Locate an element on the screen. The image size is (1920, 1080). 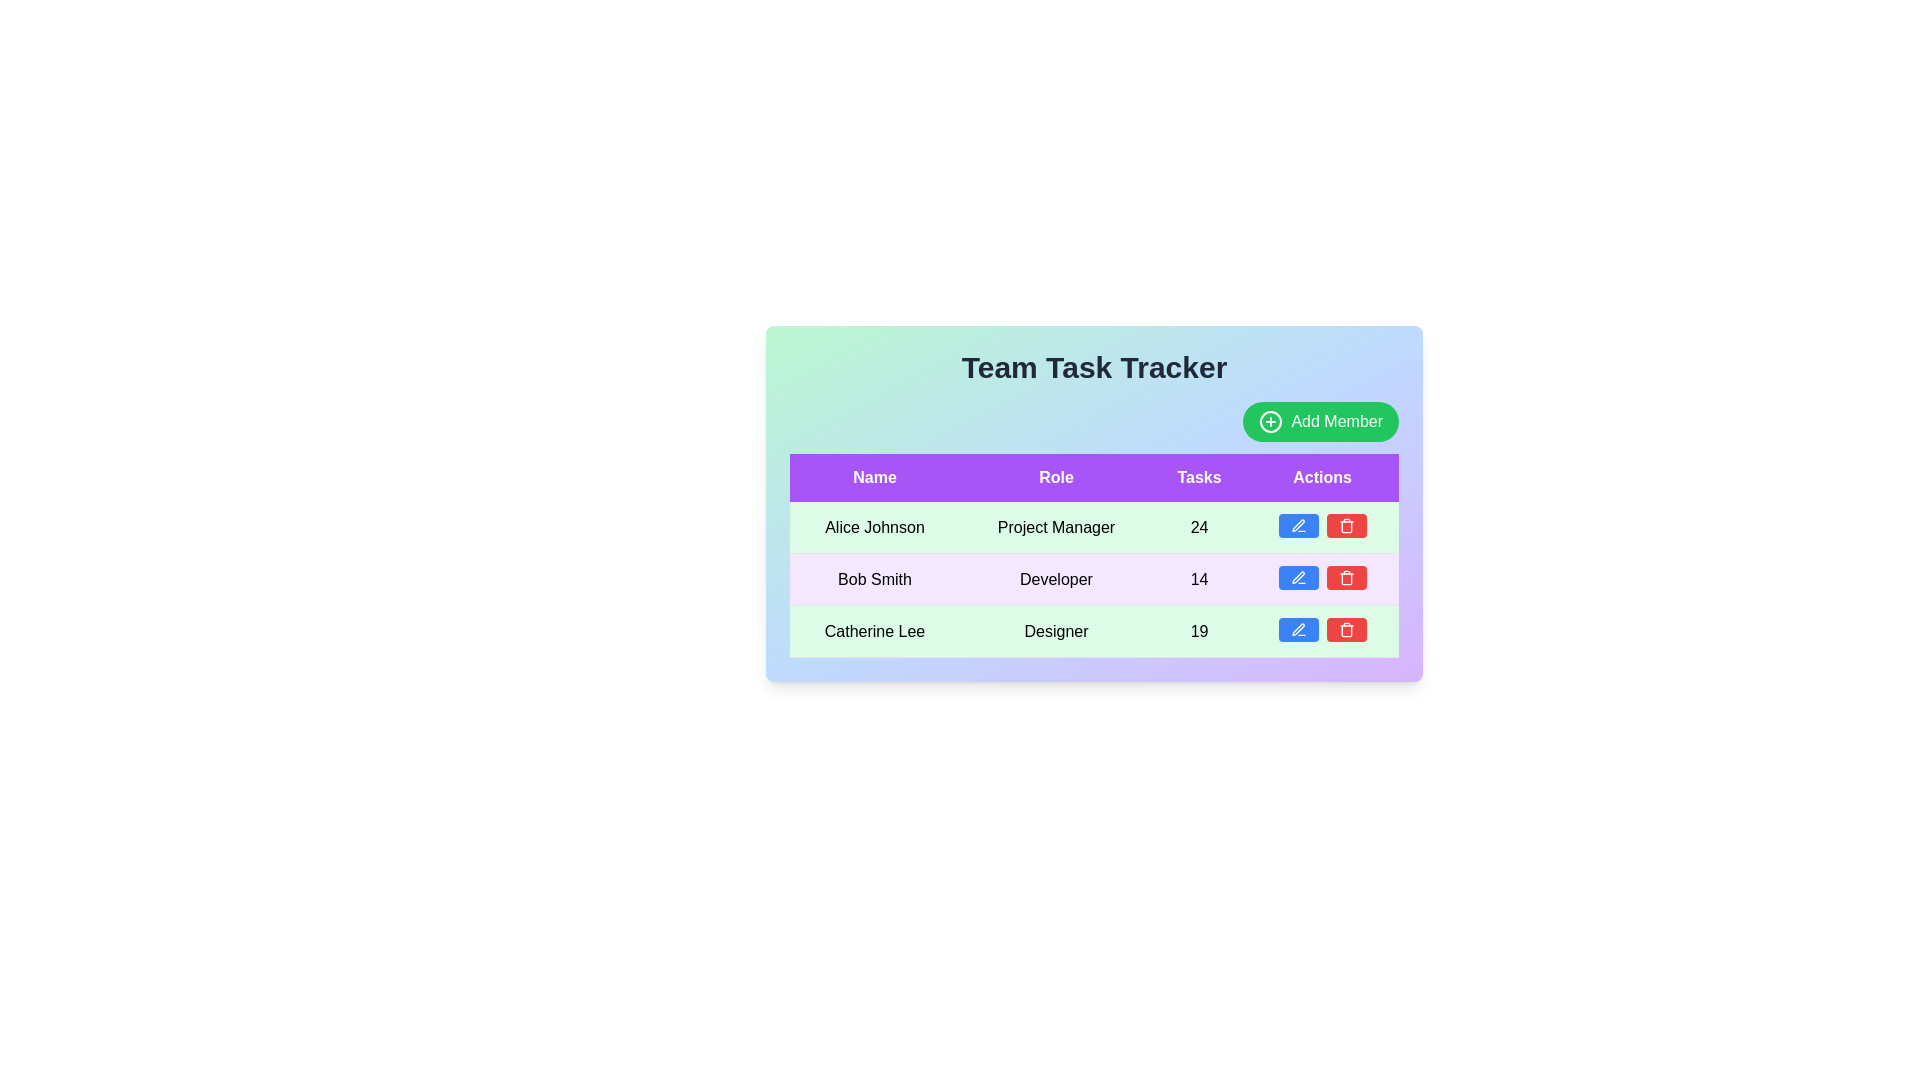
the delete button corresponding to the team member Bob Smith is located at coordinates (1346, 578).